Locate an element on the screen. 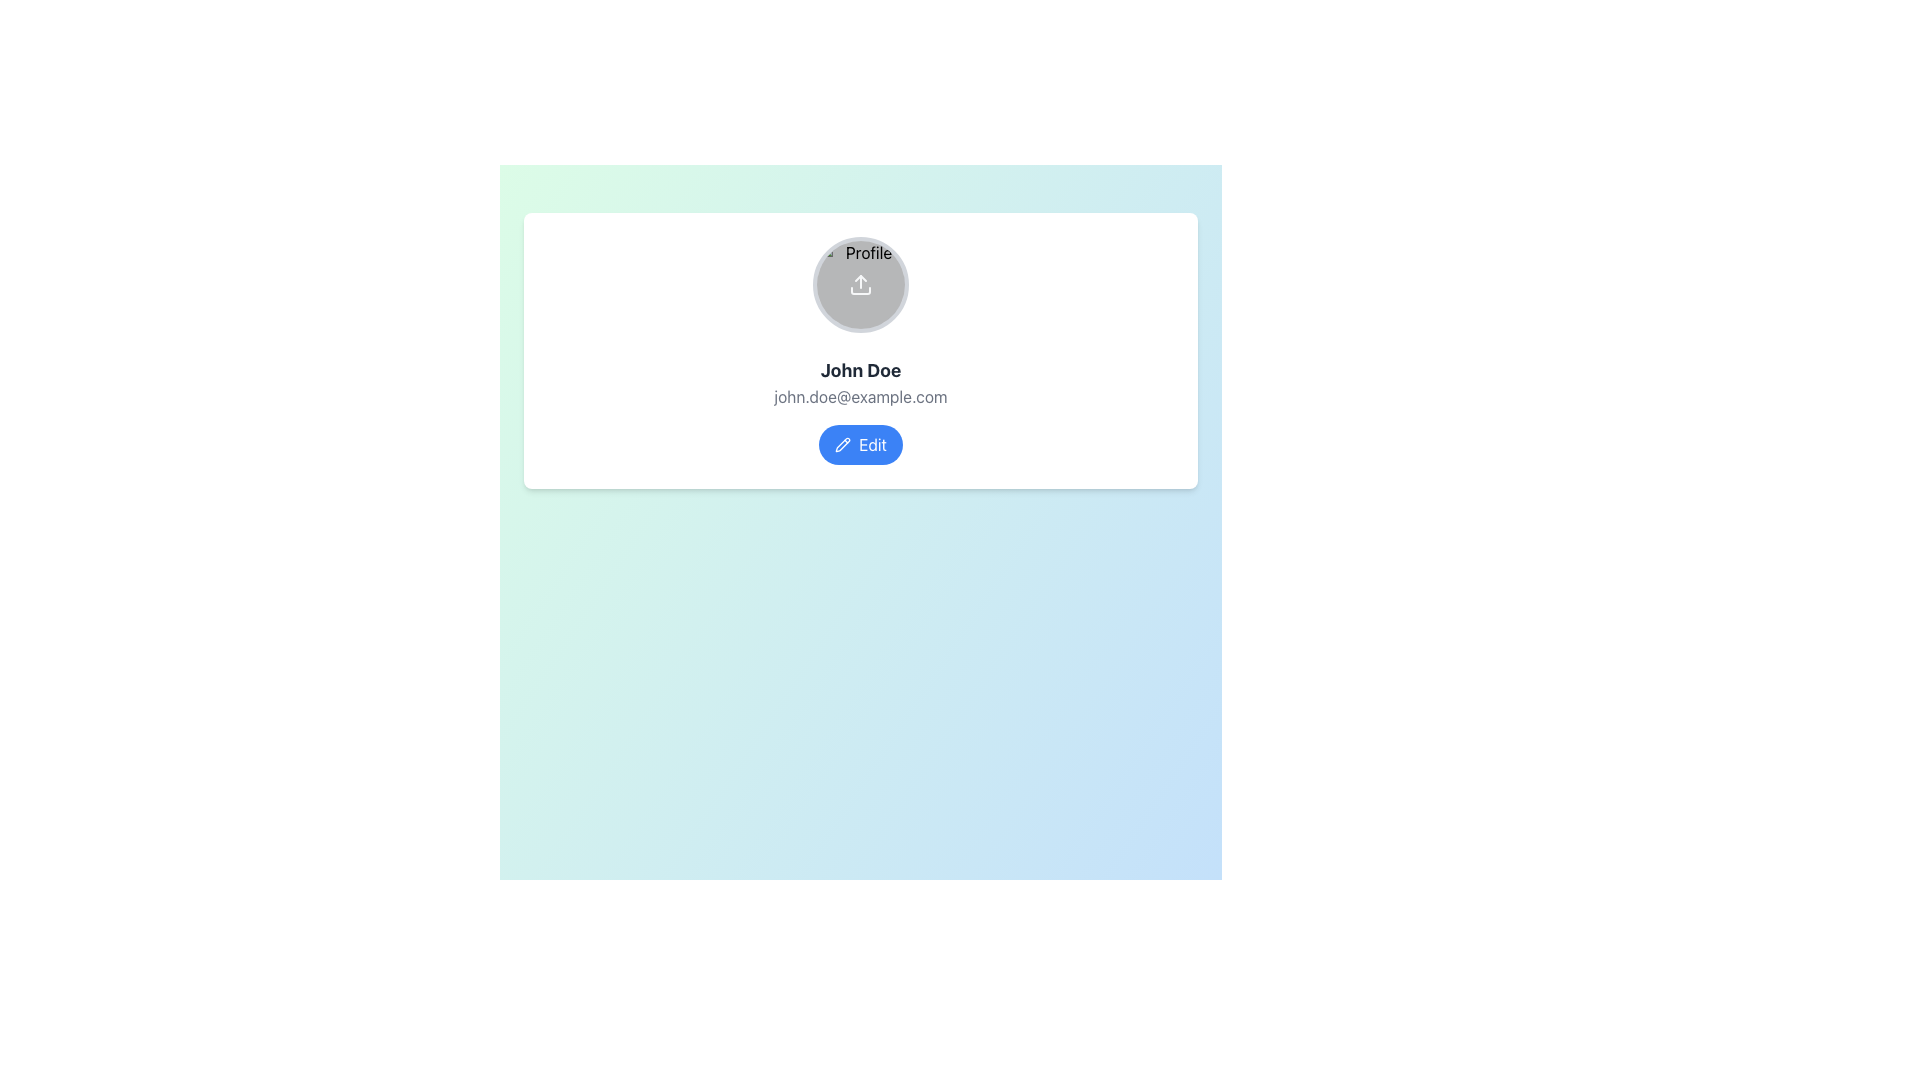 This screenshot has width=1920, height=1080. displayed text from the user profile information text field, which shows the user's name and email address, centrally located below the profile picture and above the 'Edit' button is located at coordinates (860, 382).